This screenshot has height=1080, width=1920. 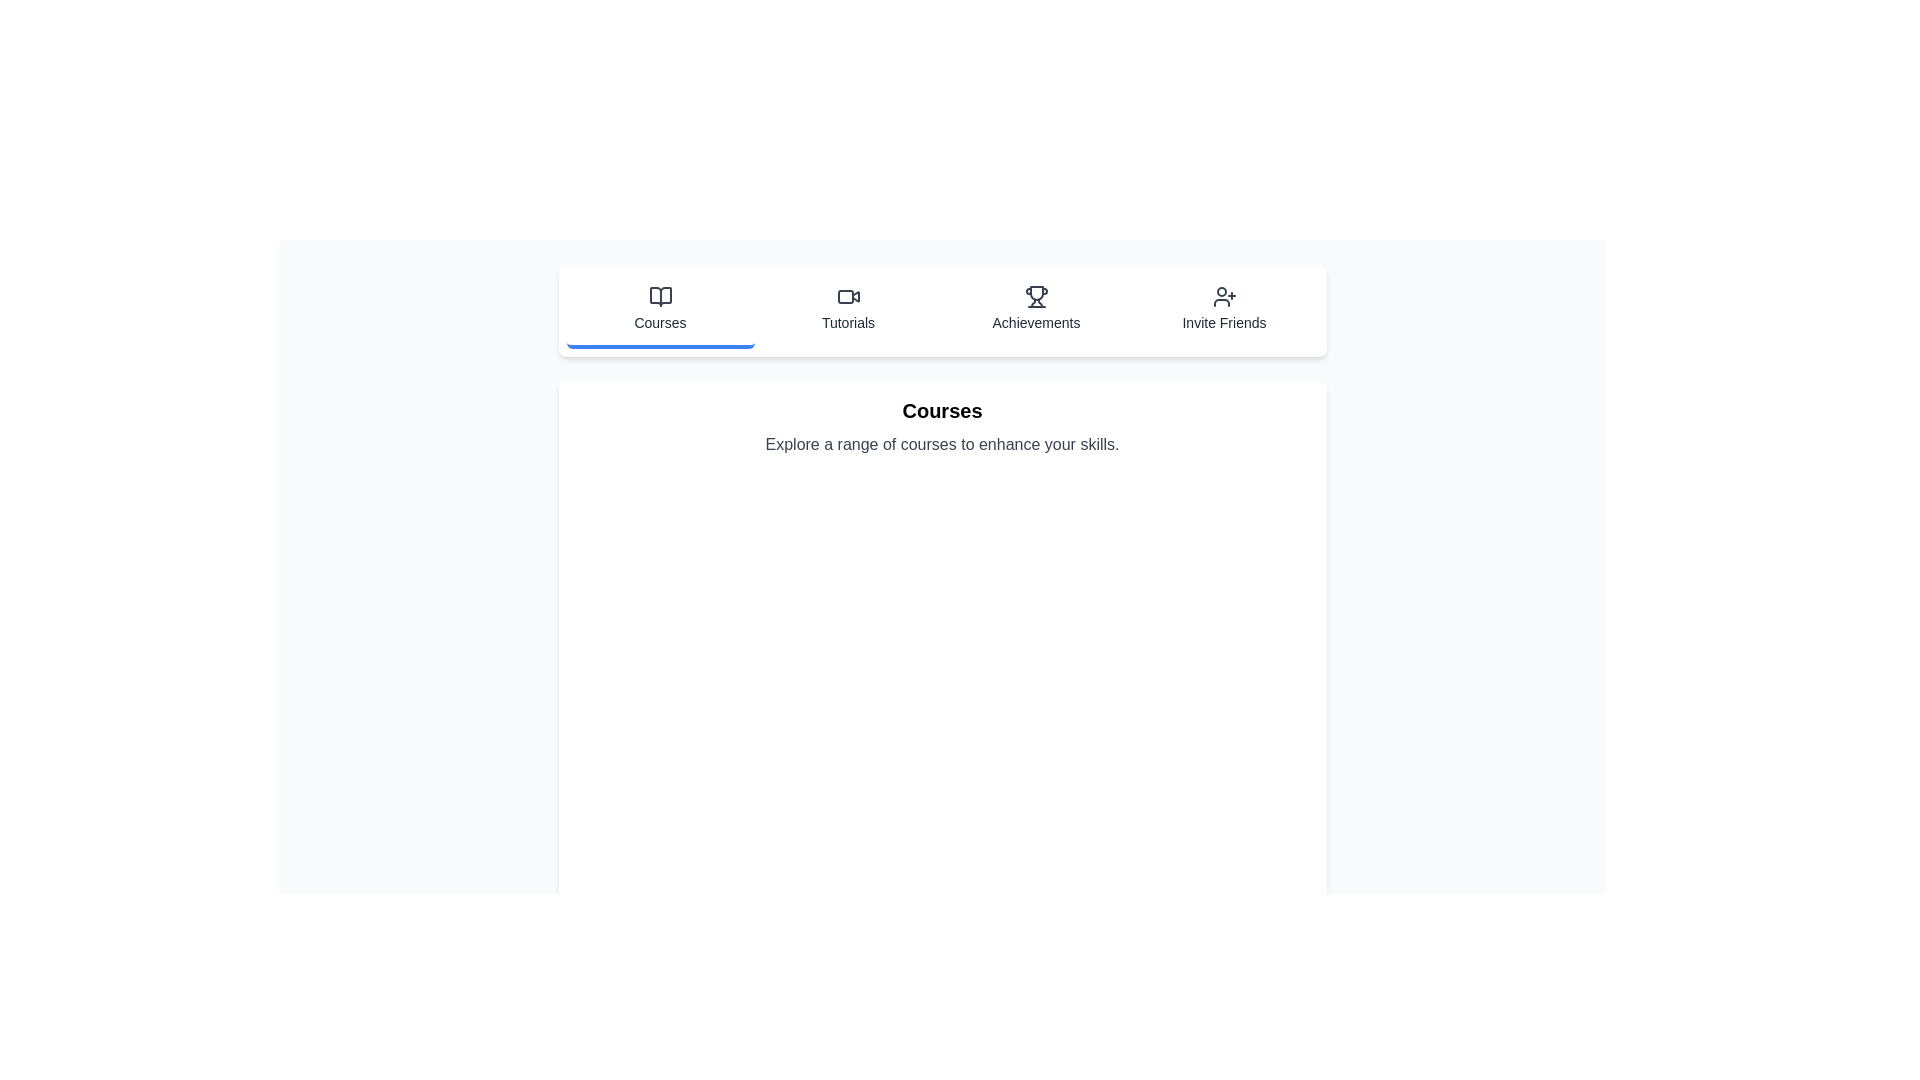 What do you see at coordinates (848, 311) in the screenshot?
I see `the 'Tutorials' button, which features a video camera icon above the text` at bounding box center [848, 311].